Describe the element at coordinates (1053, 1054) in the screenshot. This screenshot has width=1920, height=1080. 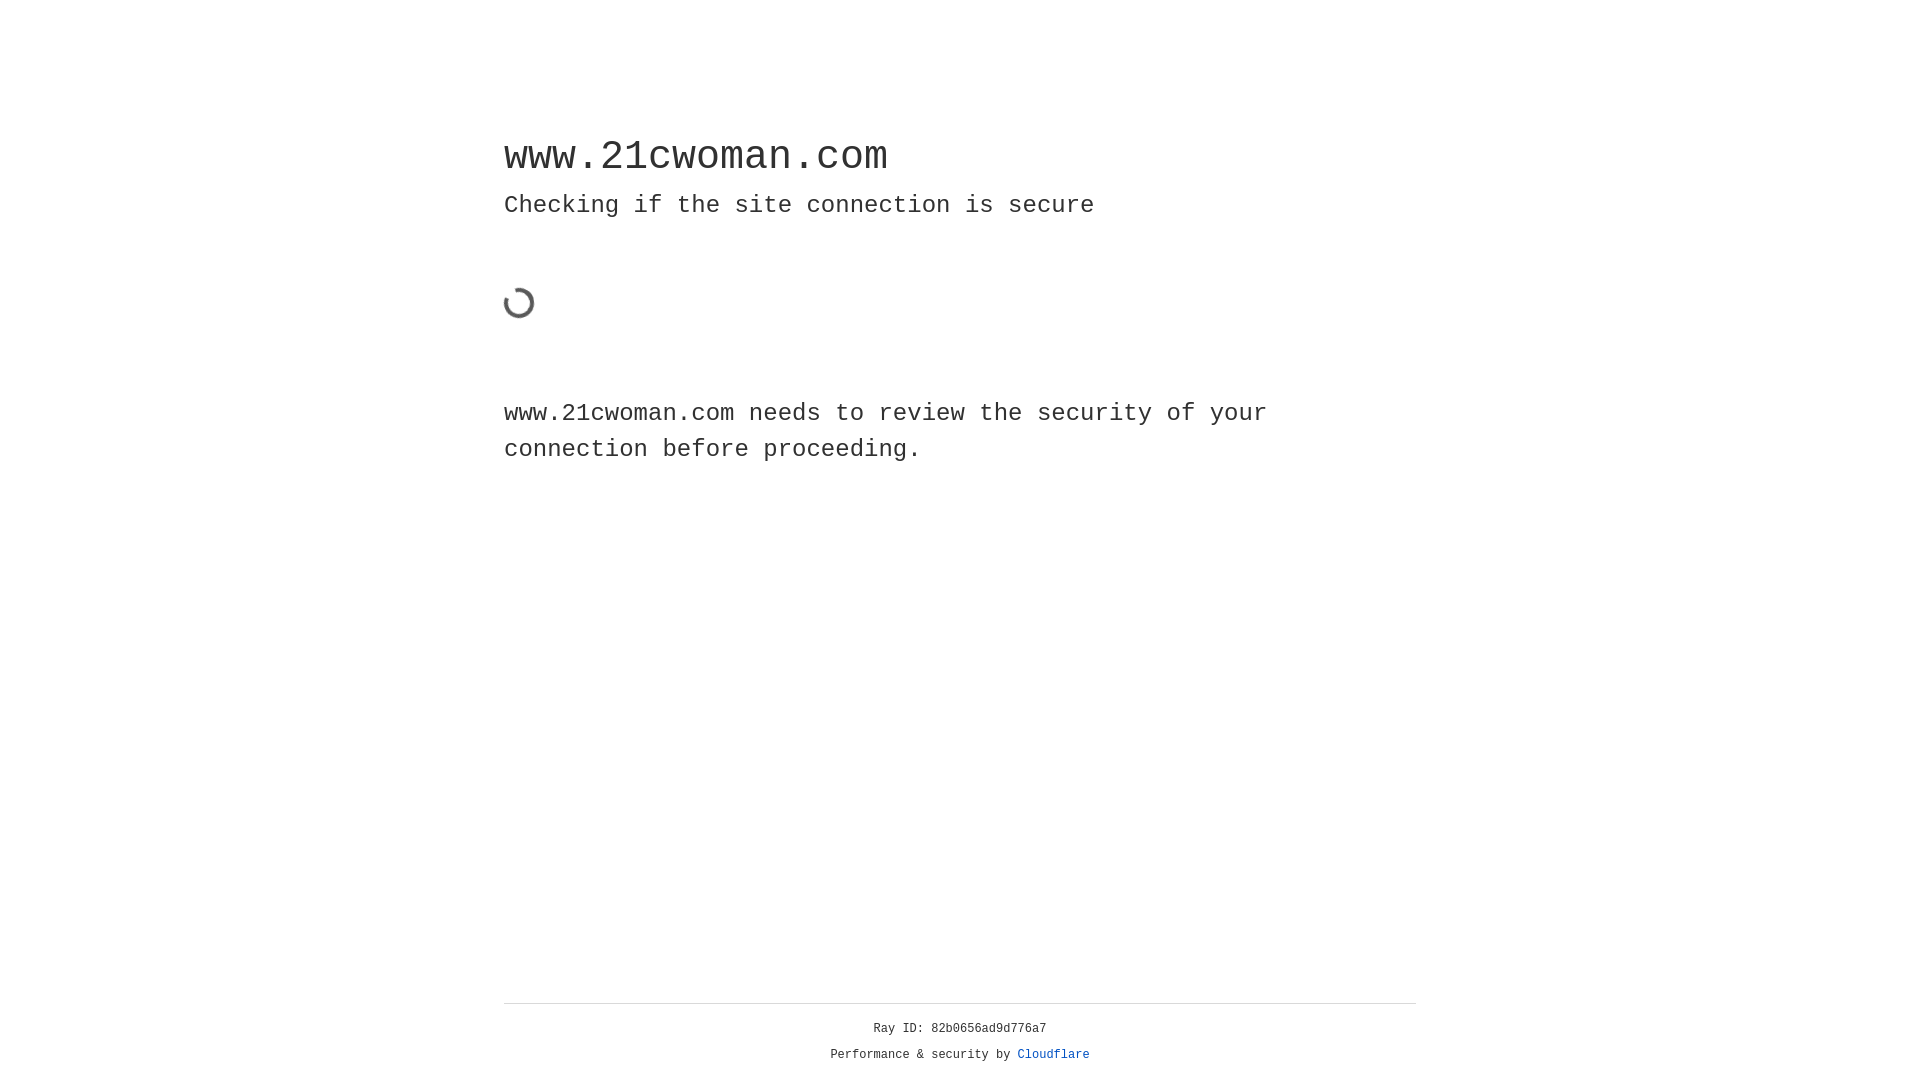
I see `'Cloudflare'` at that location.